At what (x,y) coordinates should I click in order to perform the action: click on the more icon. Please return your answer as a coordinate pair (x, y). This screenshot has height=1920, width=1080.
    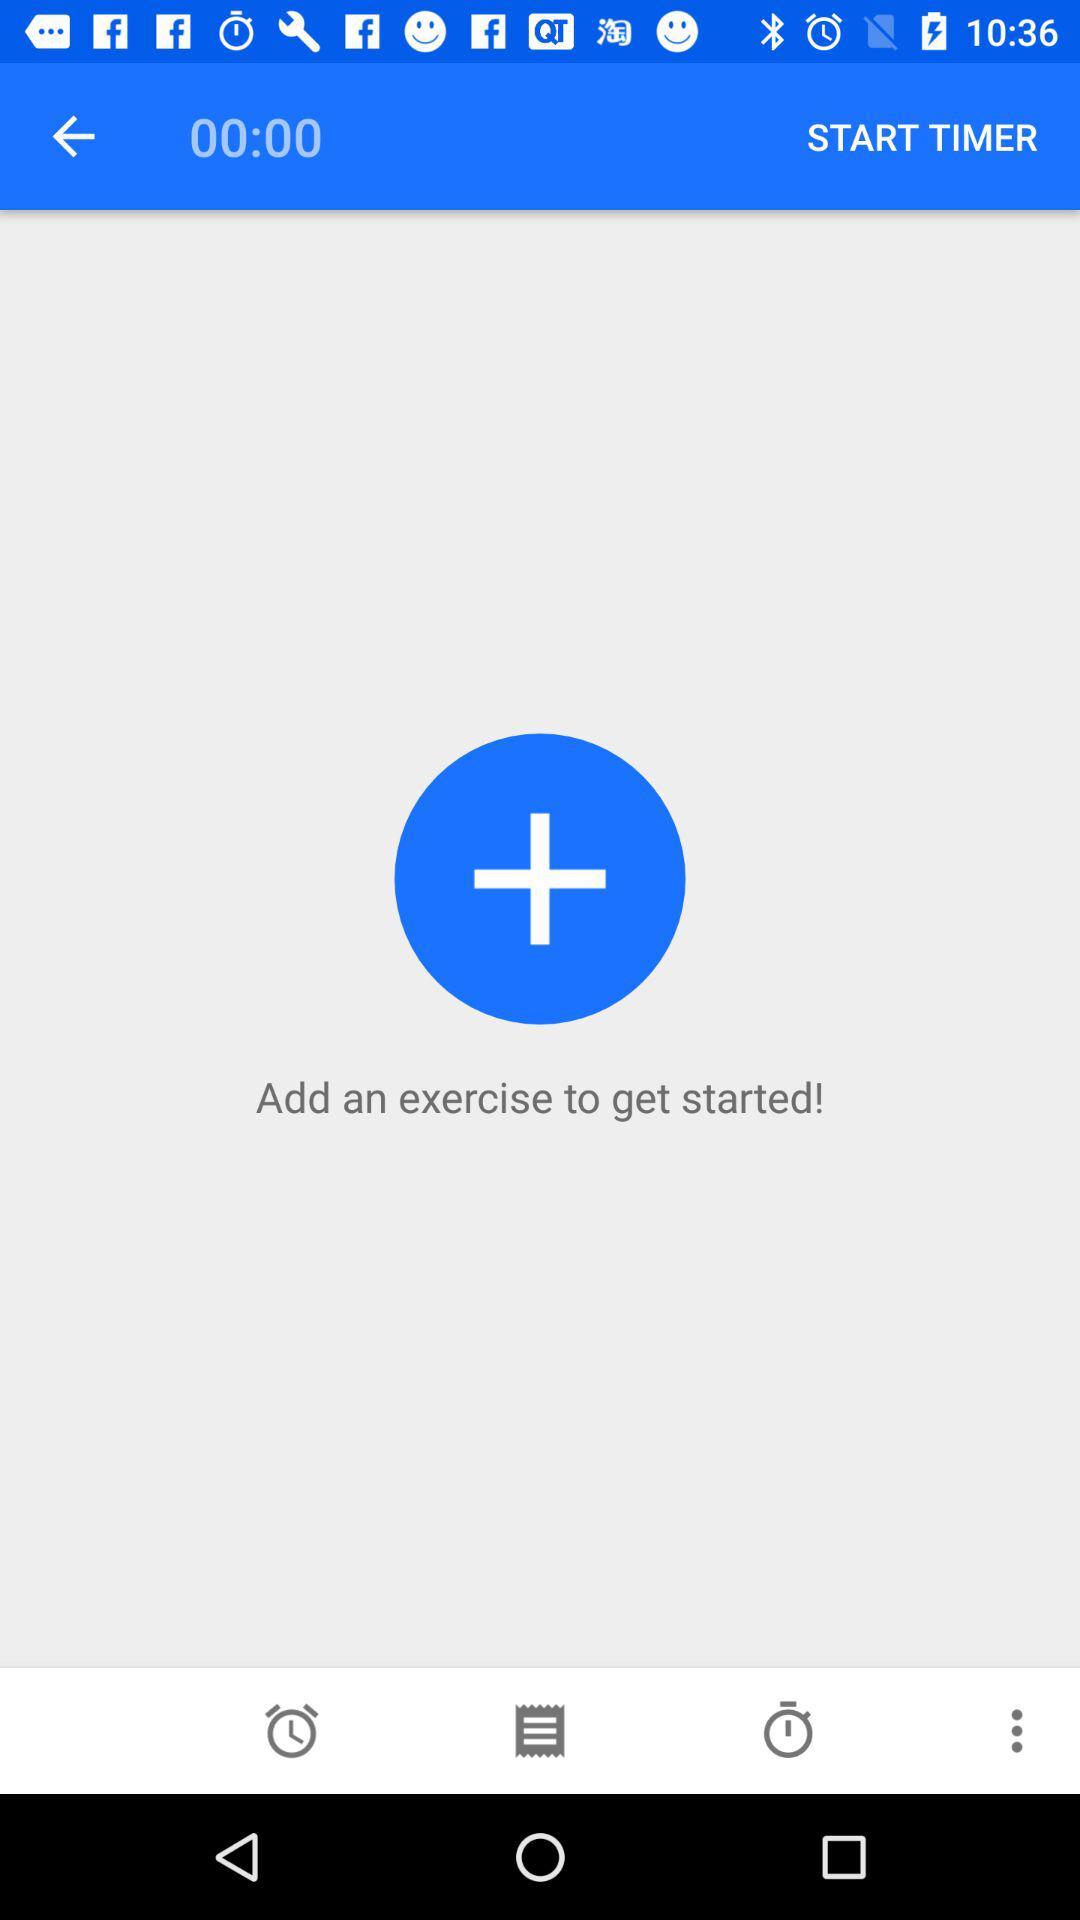
    Looking at the image, I should click on (538, 1730).